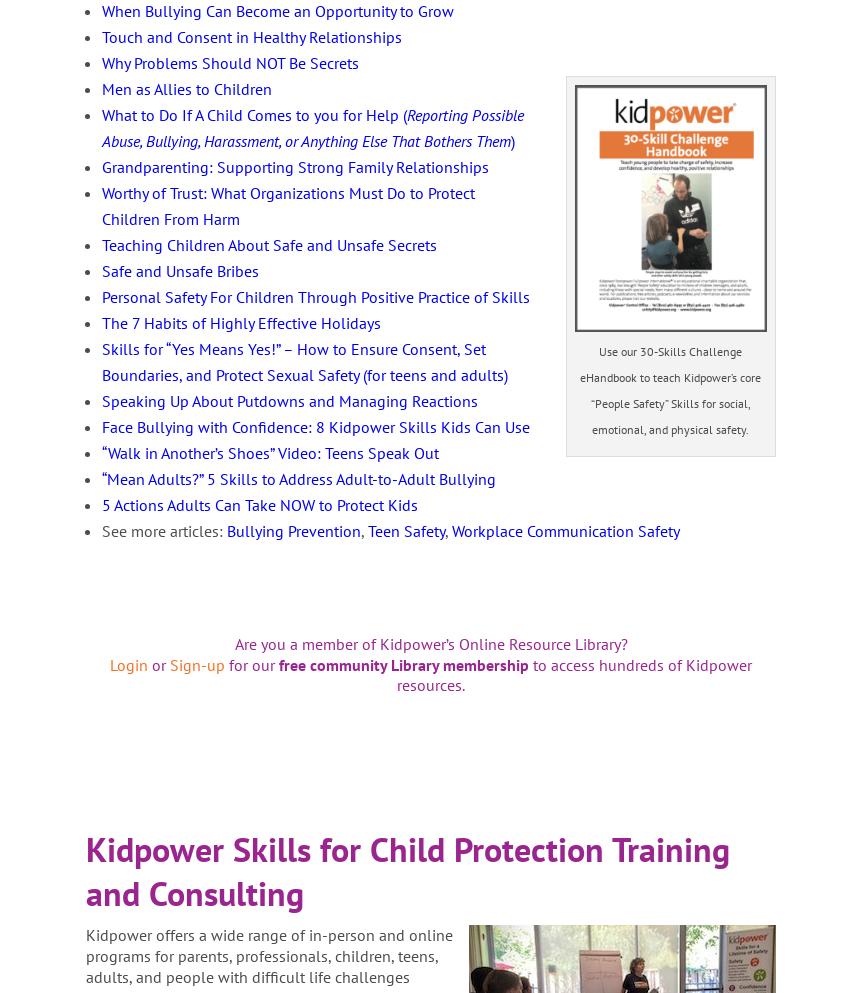  Describe the element at coordinates (573, 674) in the screenshot. I see `'to access hundreds of Kidpower resources.'` at that location.